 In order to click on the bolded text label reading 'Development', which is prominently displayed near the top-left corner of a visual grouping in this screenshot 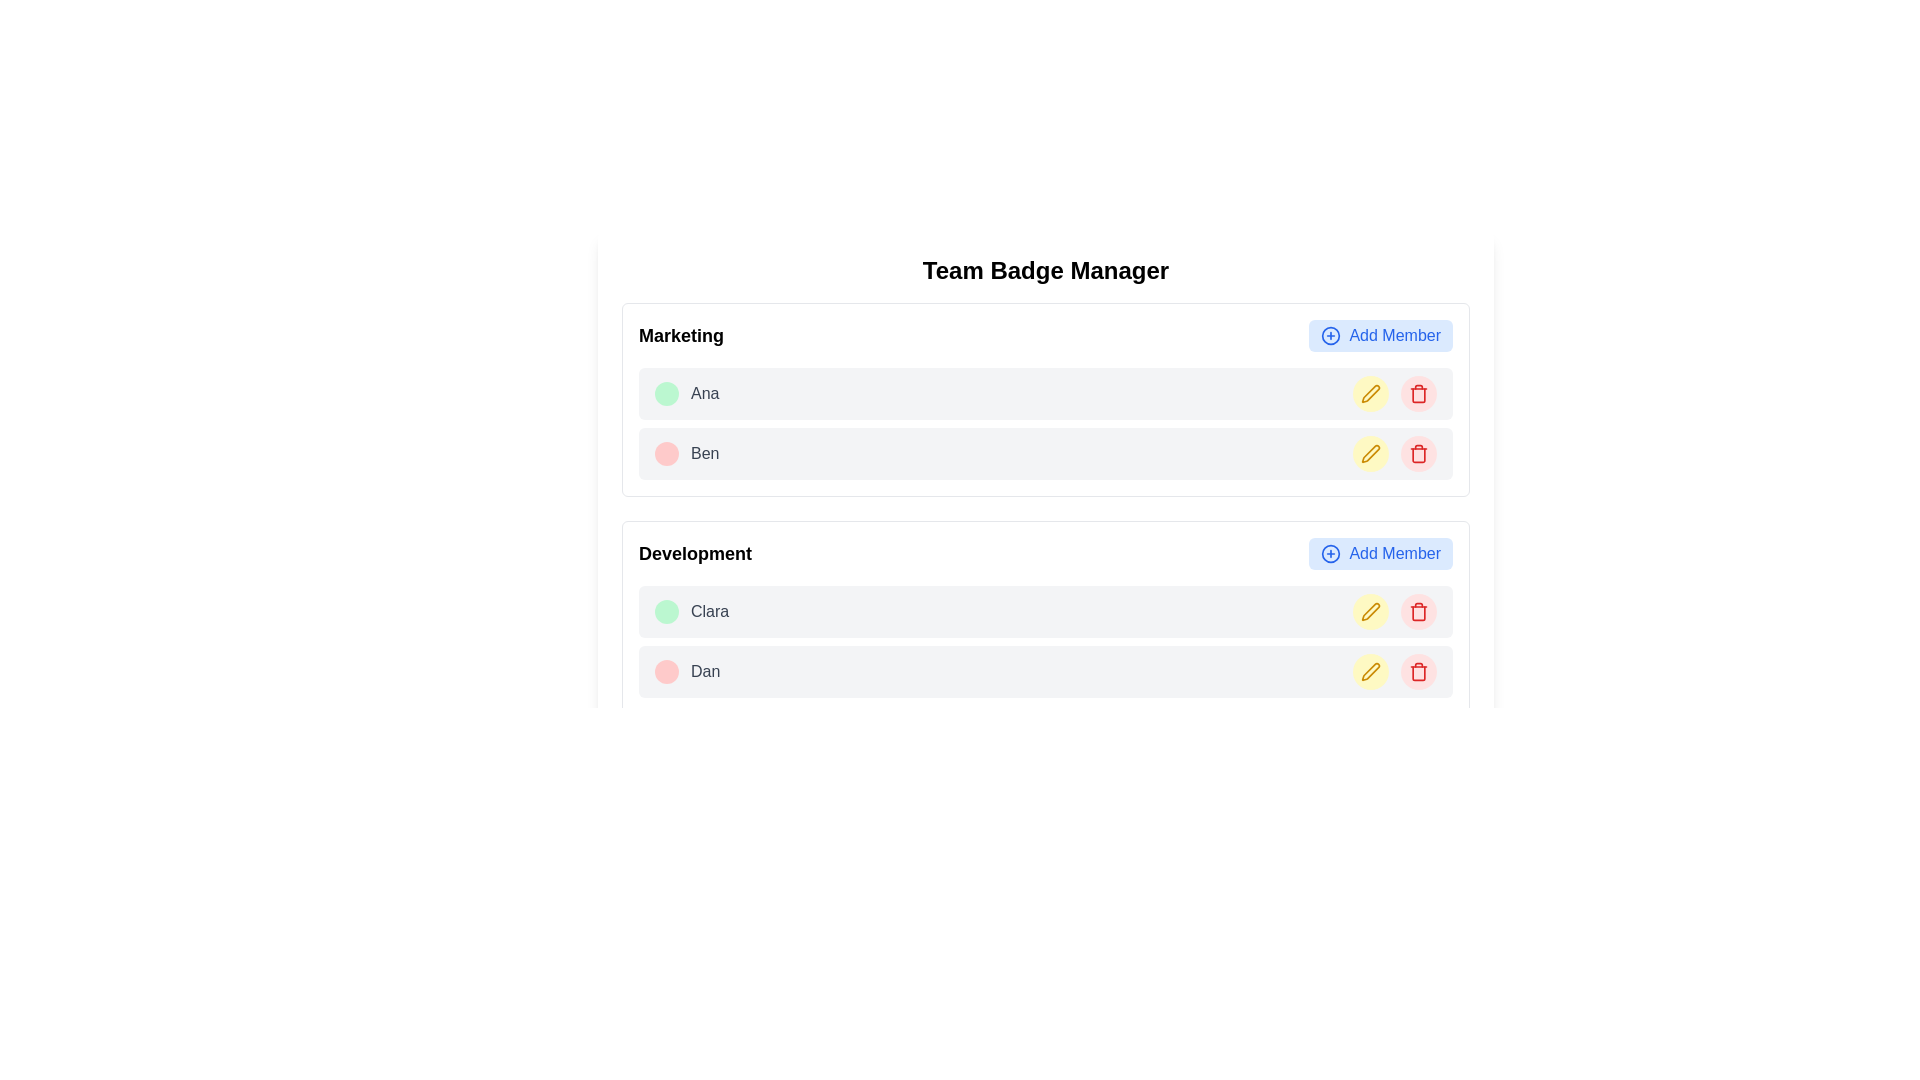, I will do `click(695, 554)`.